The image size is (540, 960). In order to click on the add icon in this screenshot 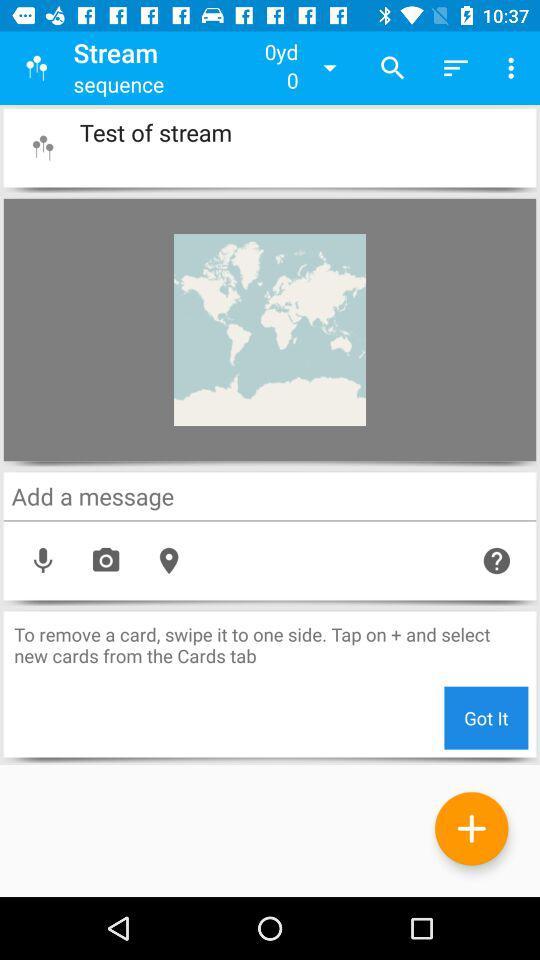, I will do `click(471, 828)`.